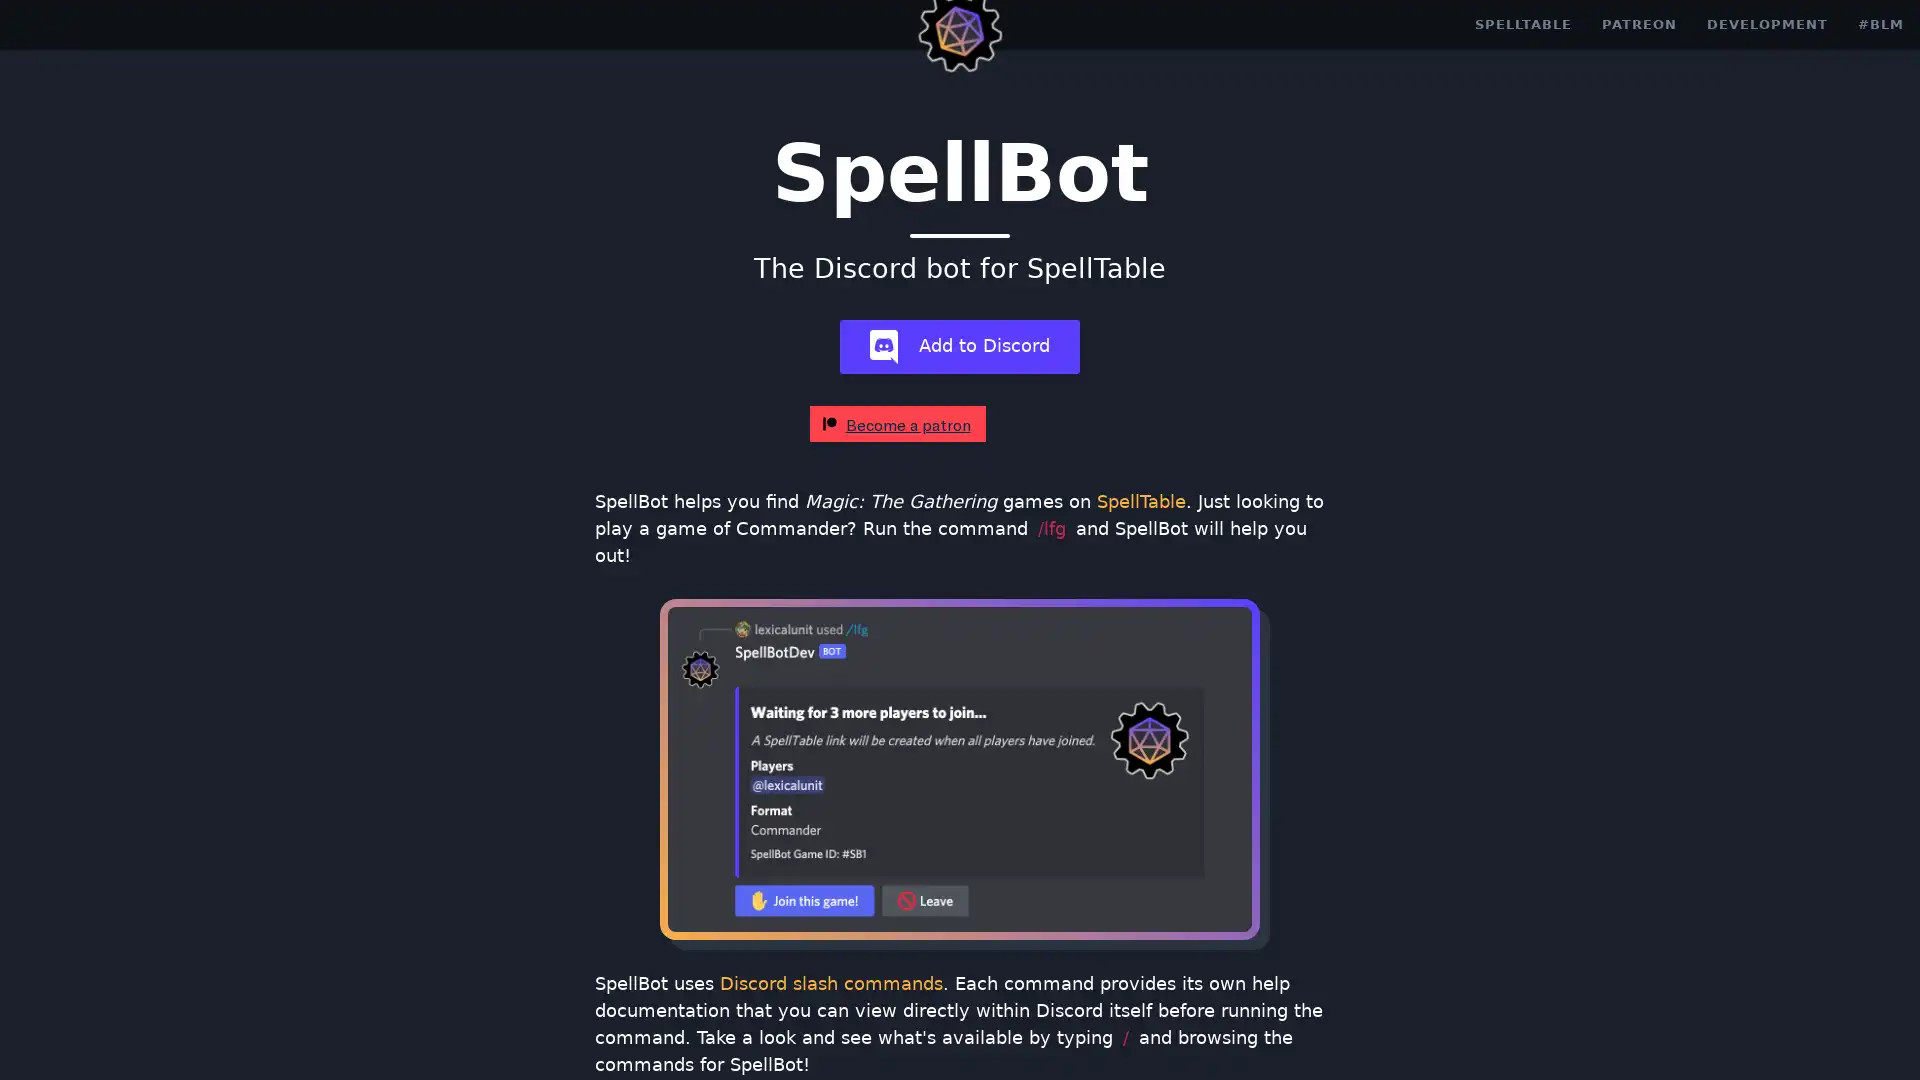 The width and height of the screenshot is (1920, 1080). What do you see at coordinates (960, 345) in the screenshot?
I see `add-bot Add to Discord` at bounding box center [960, 345].